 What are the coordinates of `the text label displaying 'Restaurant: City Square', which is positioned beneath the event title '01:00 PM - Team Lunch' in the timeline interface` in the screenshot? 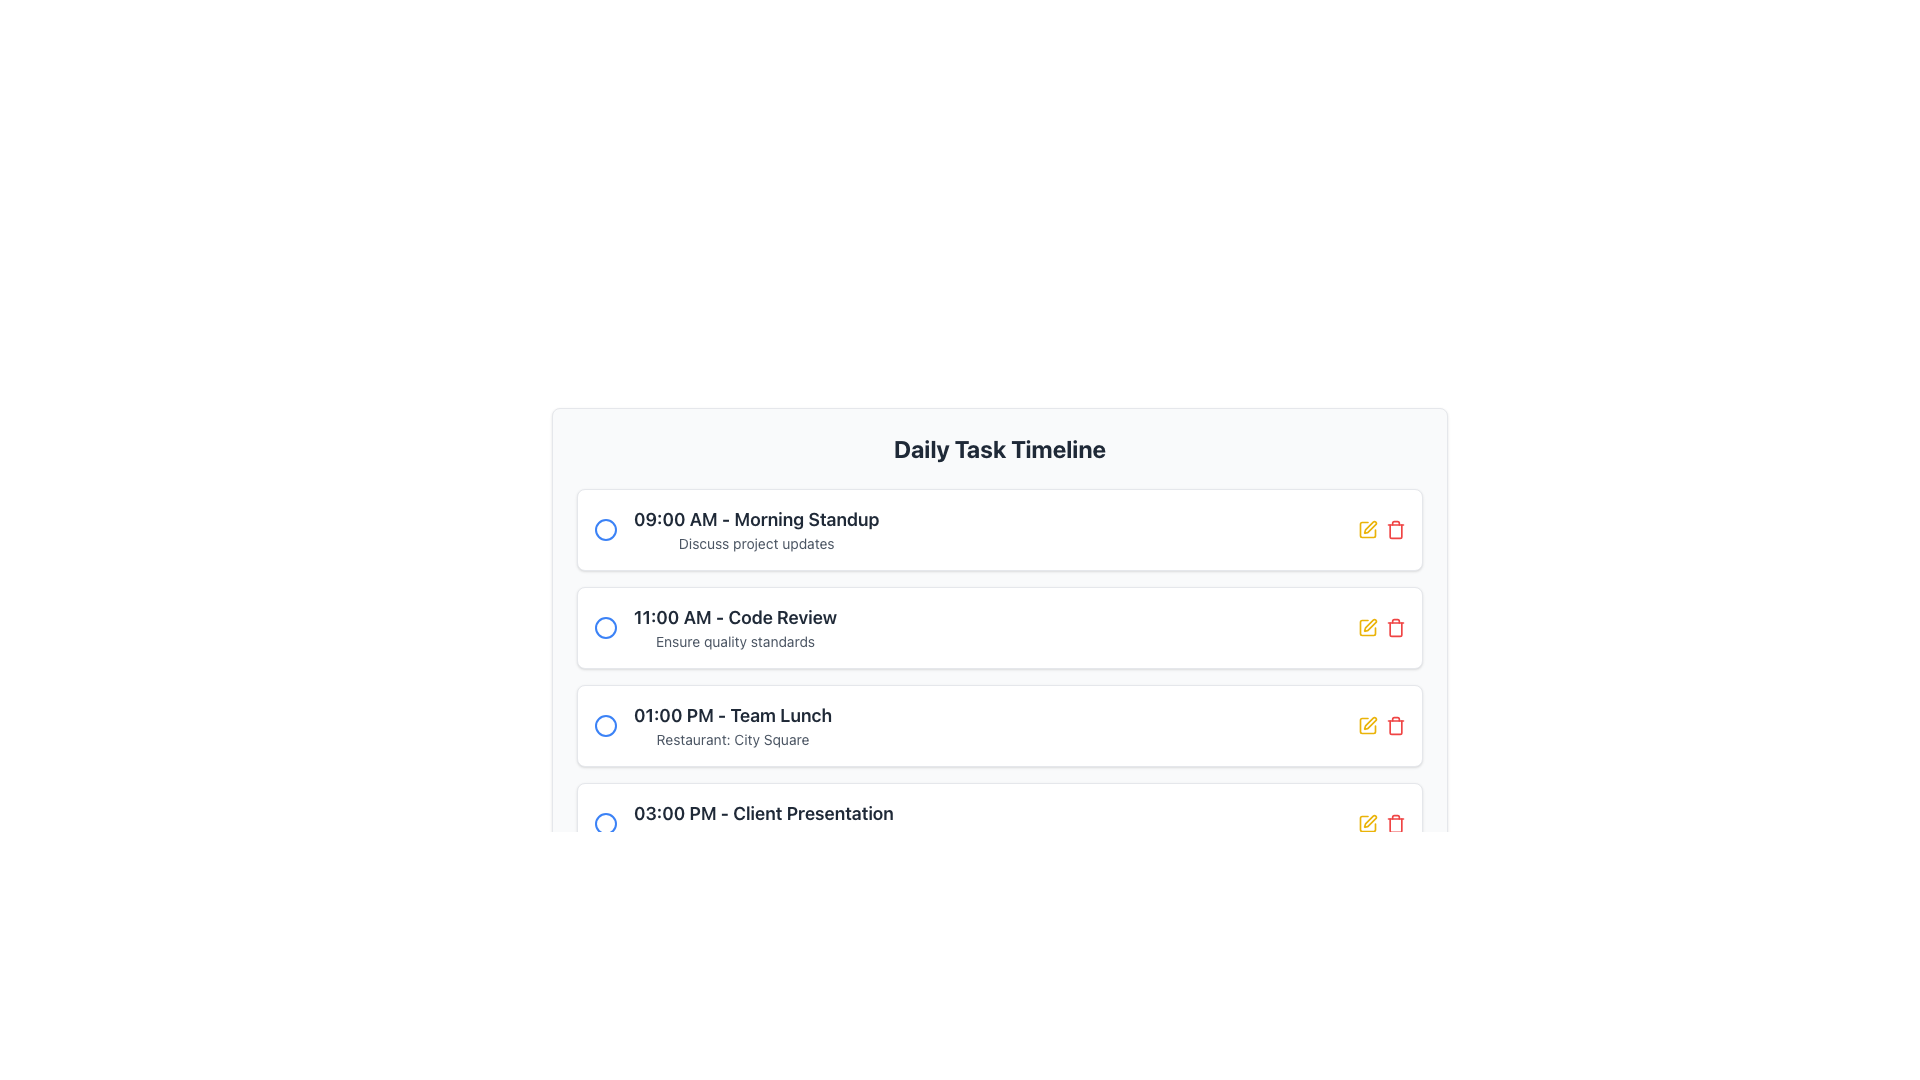 It's located at (732, 740).